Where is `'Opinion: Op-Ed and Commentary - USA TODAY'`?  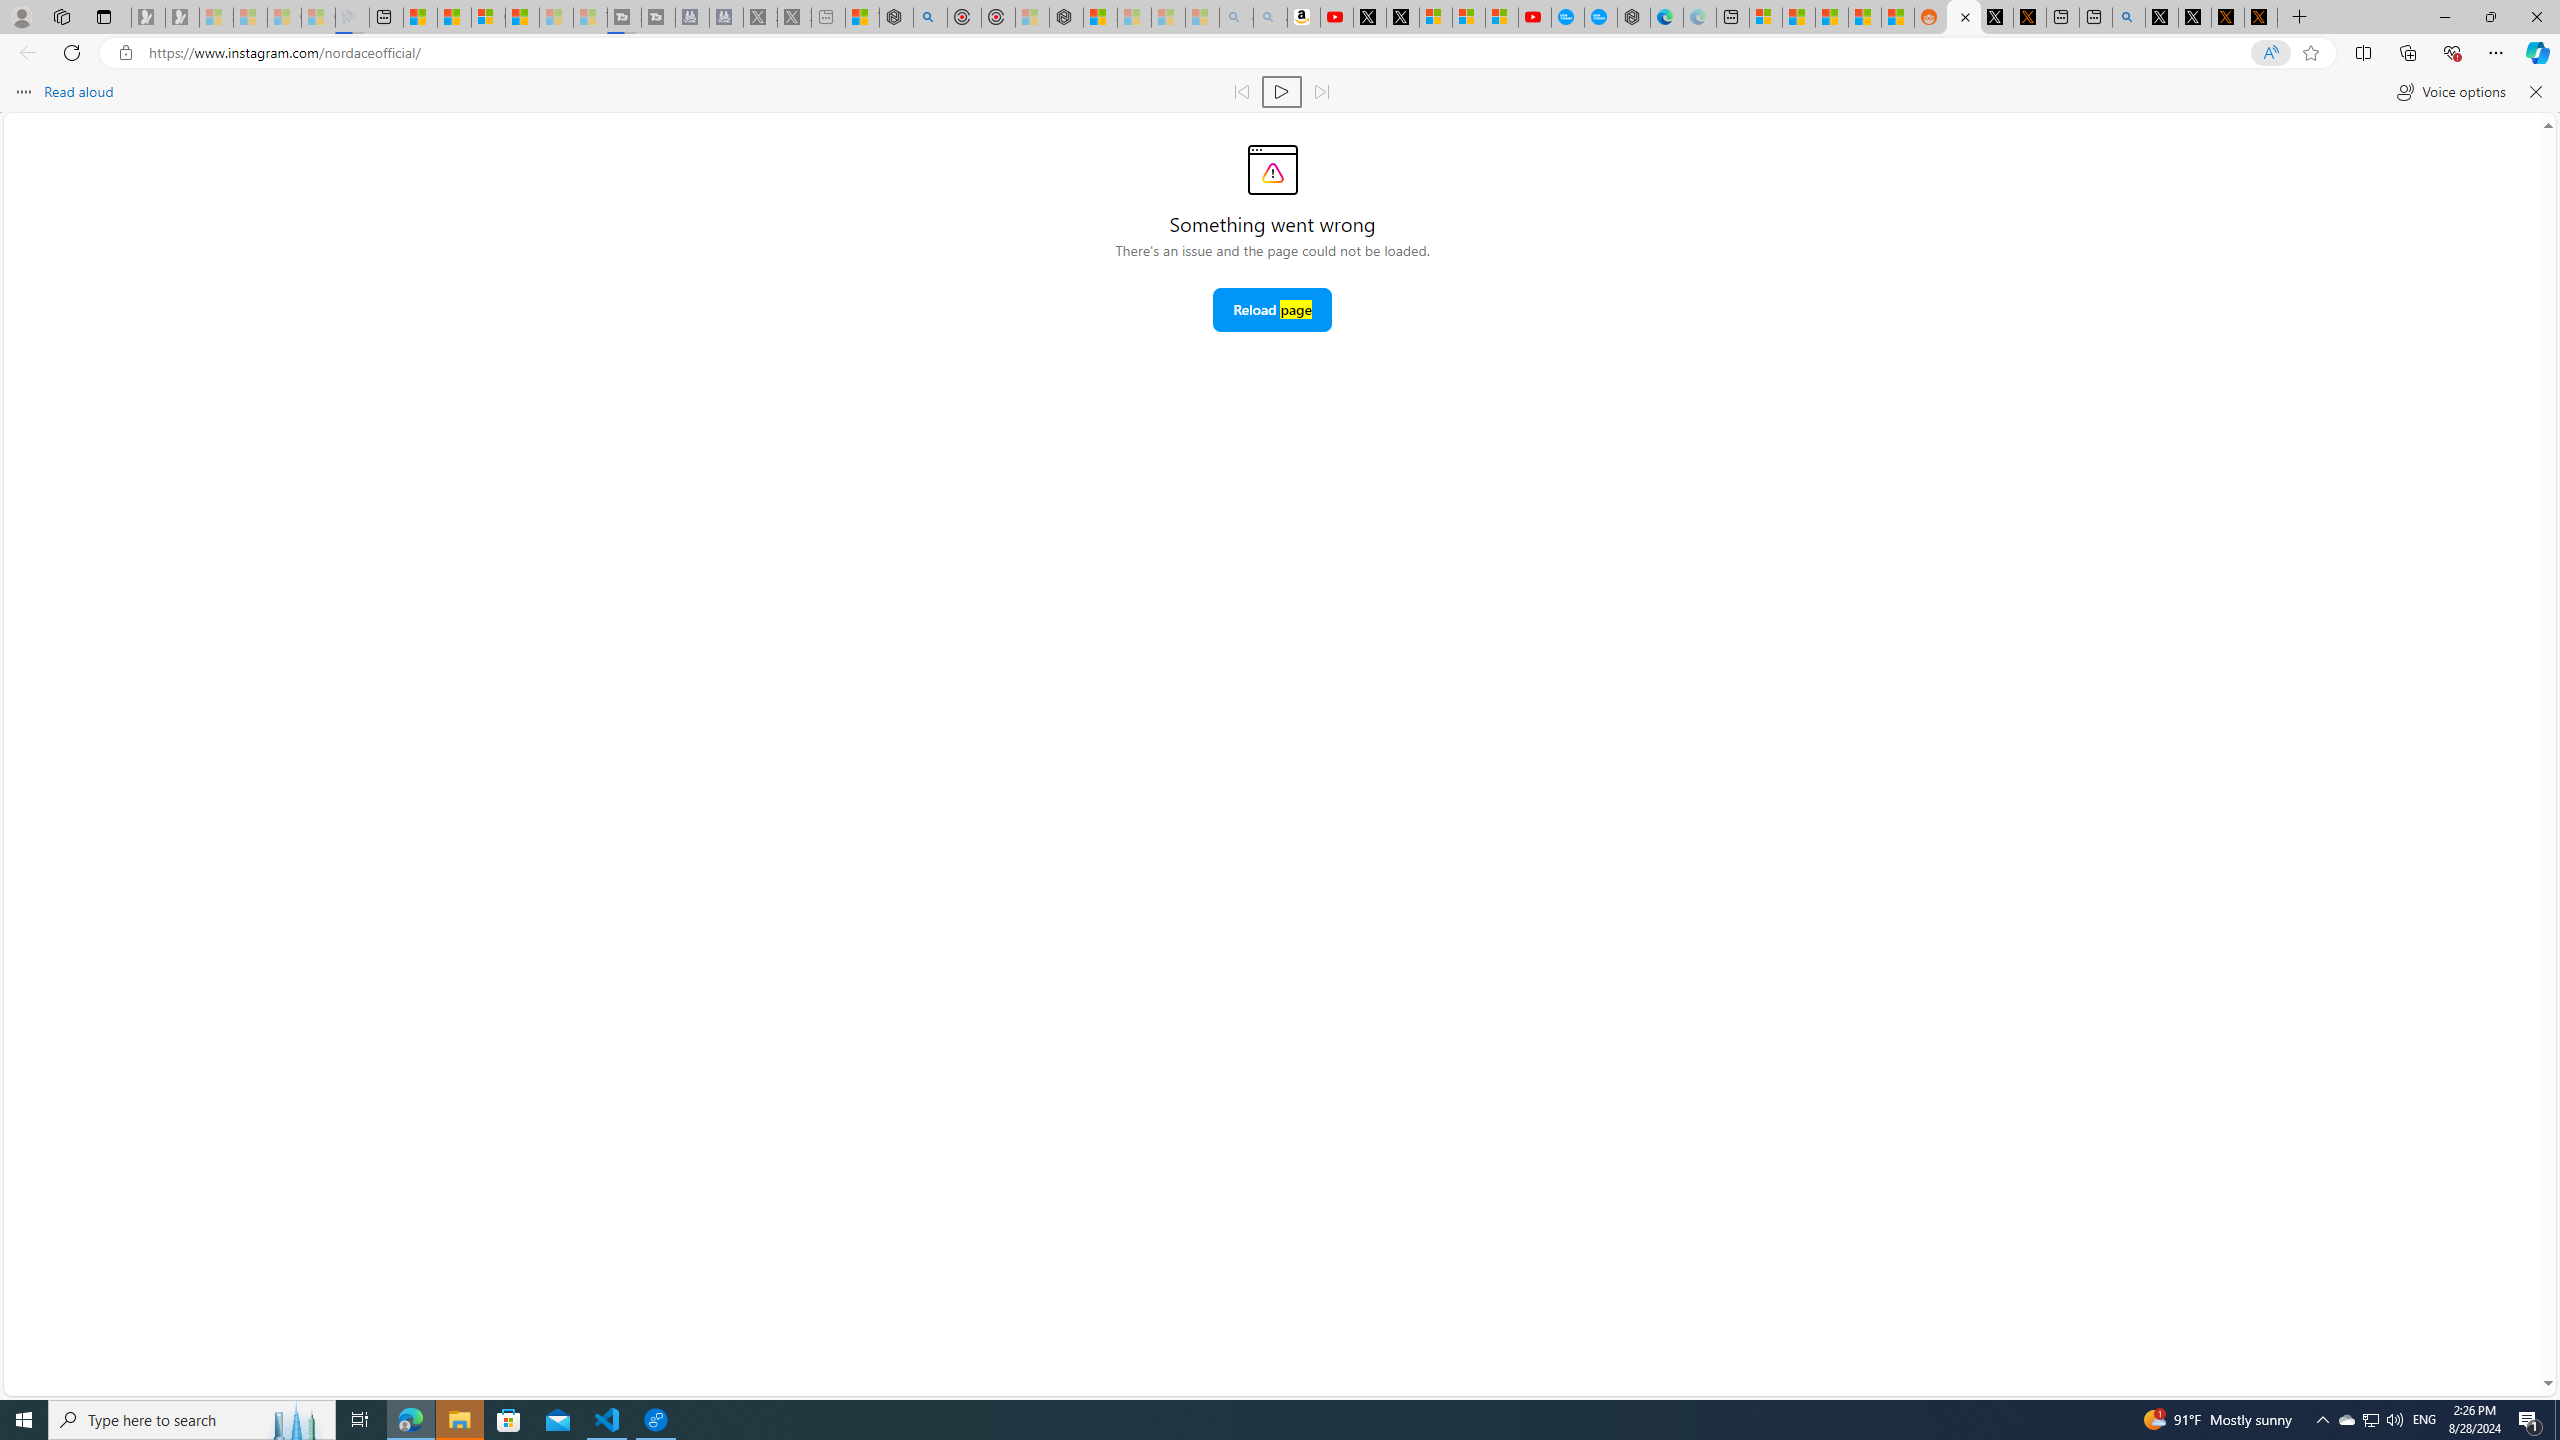
'Opinion: Op-Ed and Commentary - USA TODAY' is located at coordinates (1568, 16).